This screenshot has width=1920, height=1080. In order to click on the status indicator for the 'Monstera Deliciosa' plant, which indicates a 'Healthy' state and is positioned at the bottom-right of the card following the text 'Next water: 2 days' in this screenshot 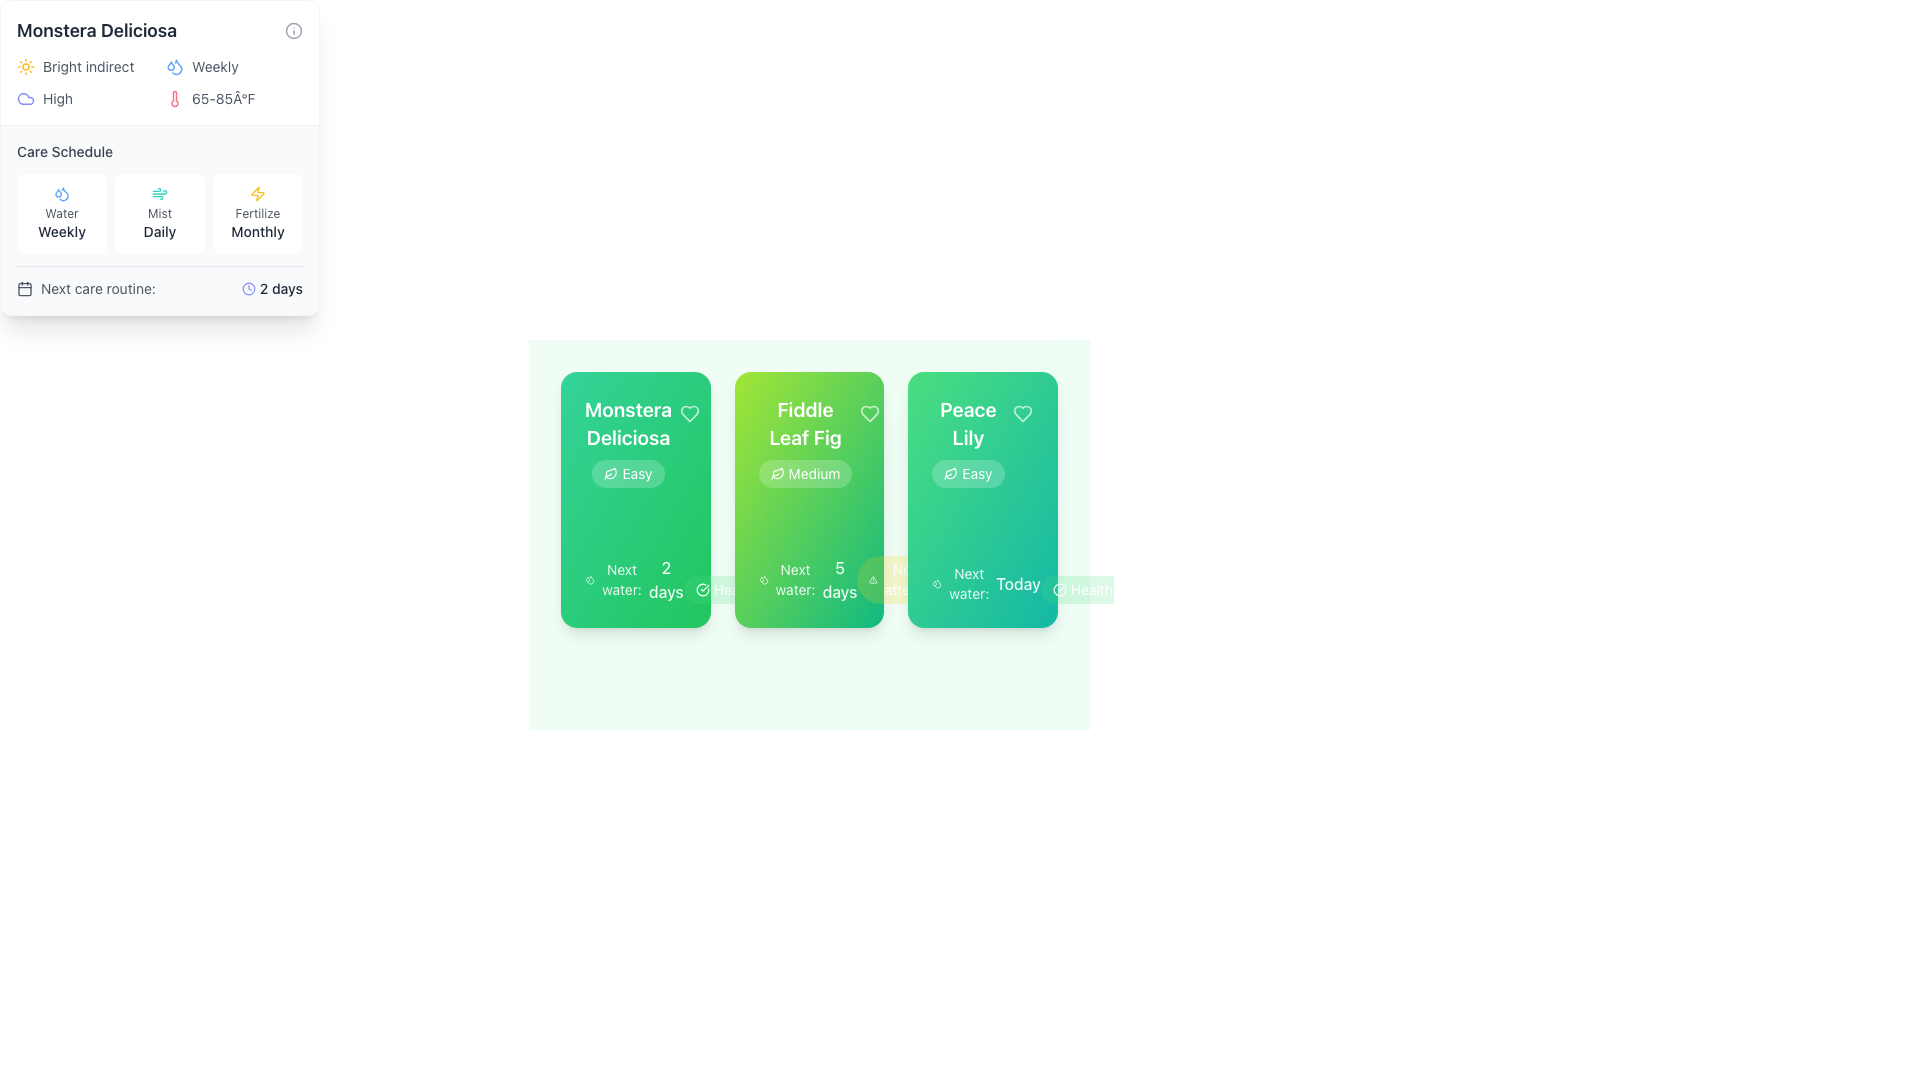, I will do `click(728, 589)`.